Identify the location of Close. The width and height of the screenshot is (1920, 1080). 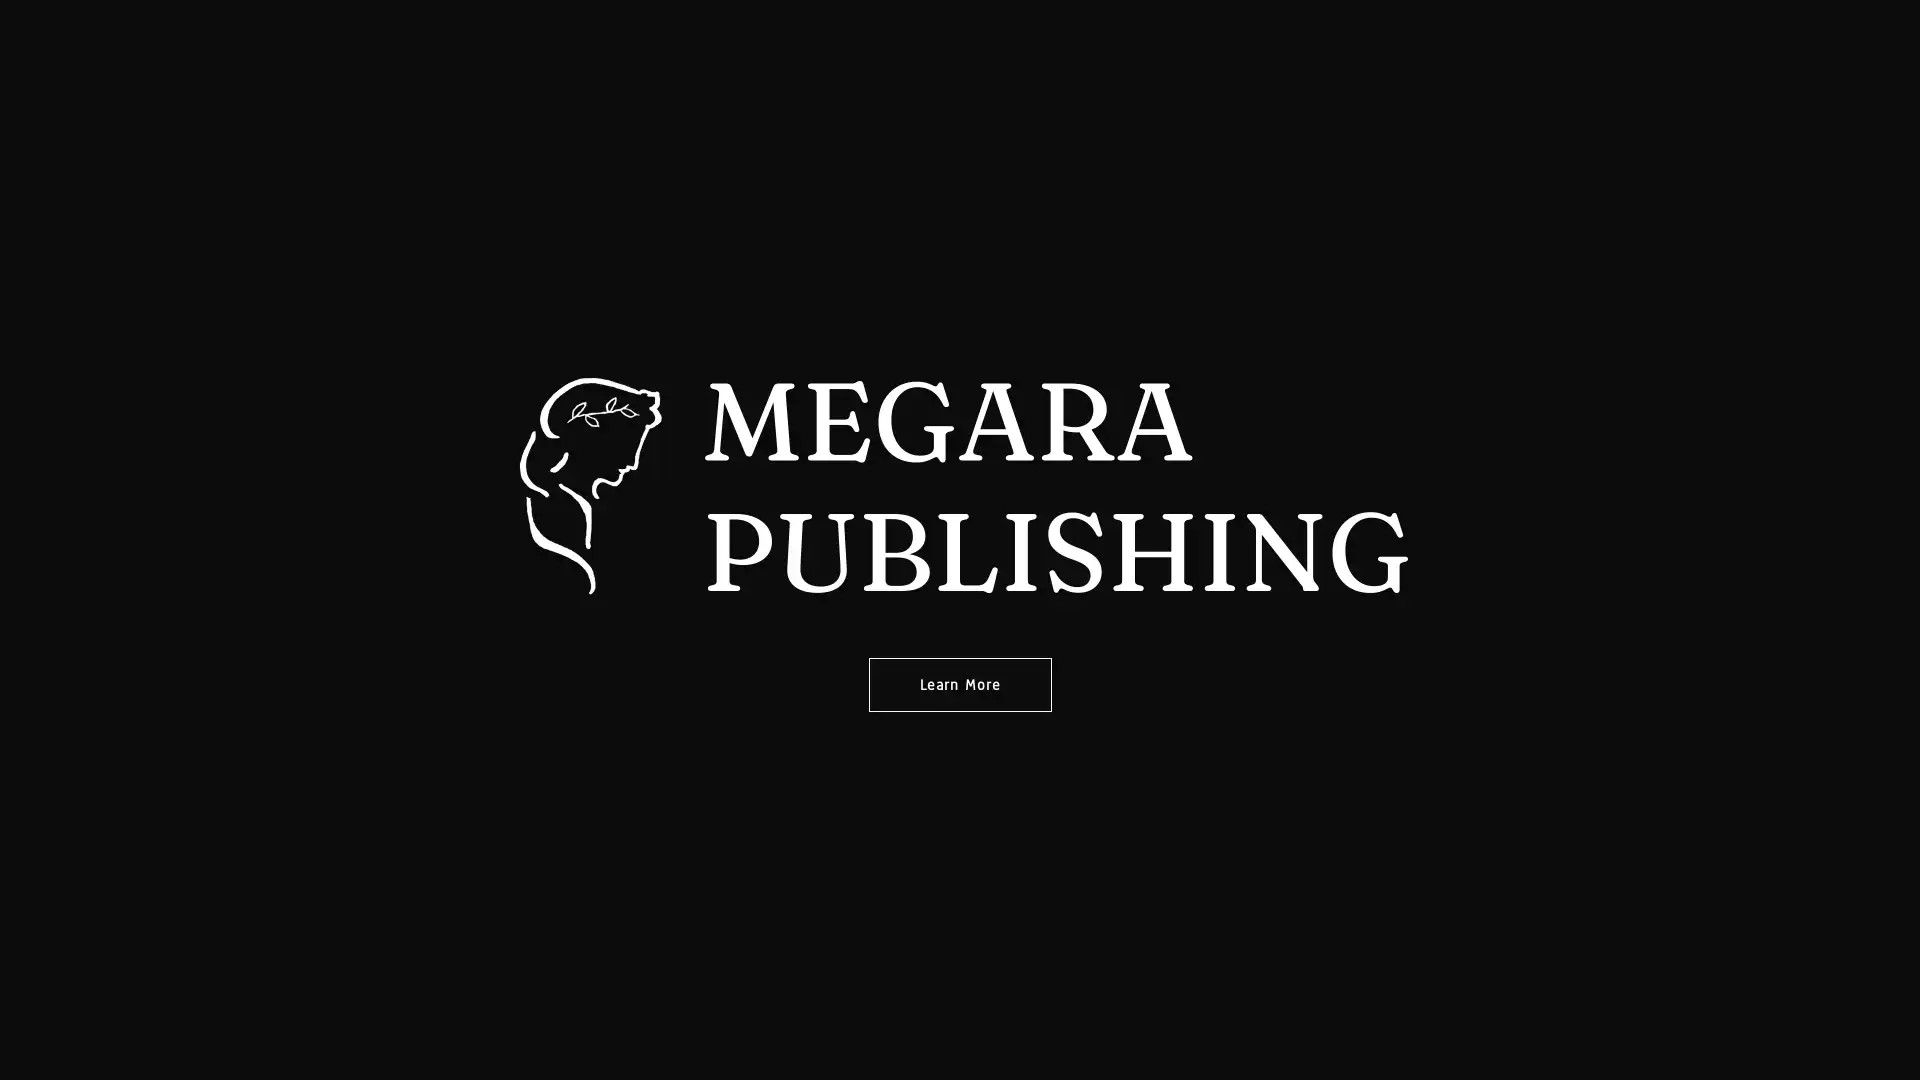
(1186, 56).